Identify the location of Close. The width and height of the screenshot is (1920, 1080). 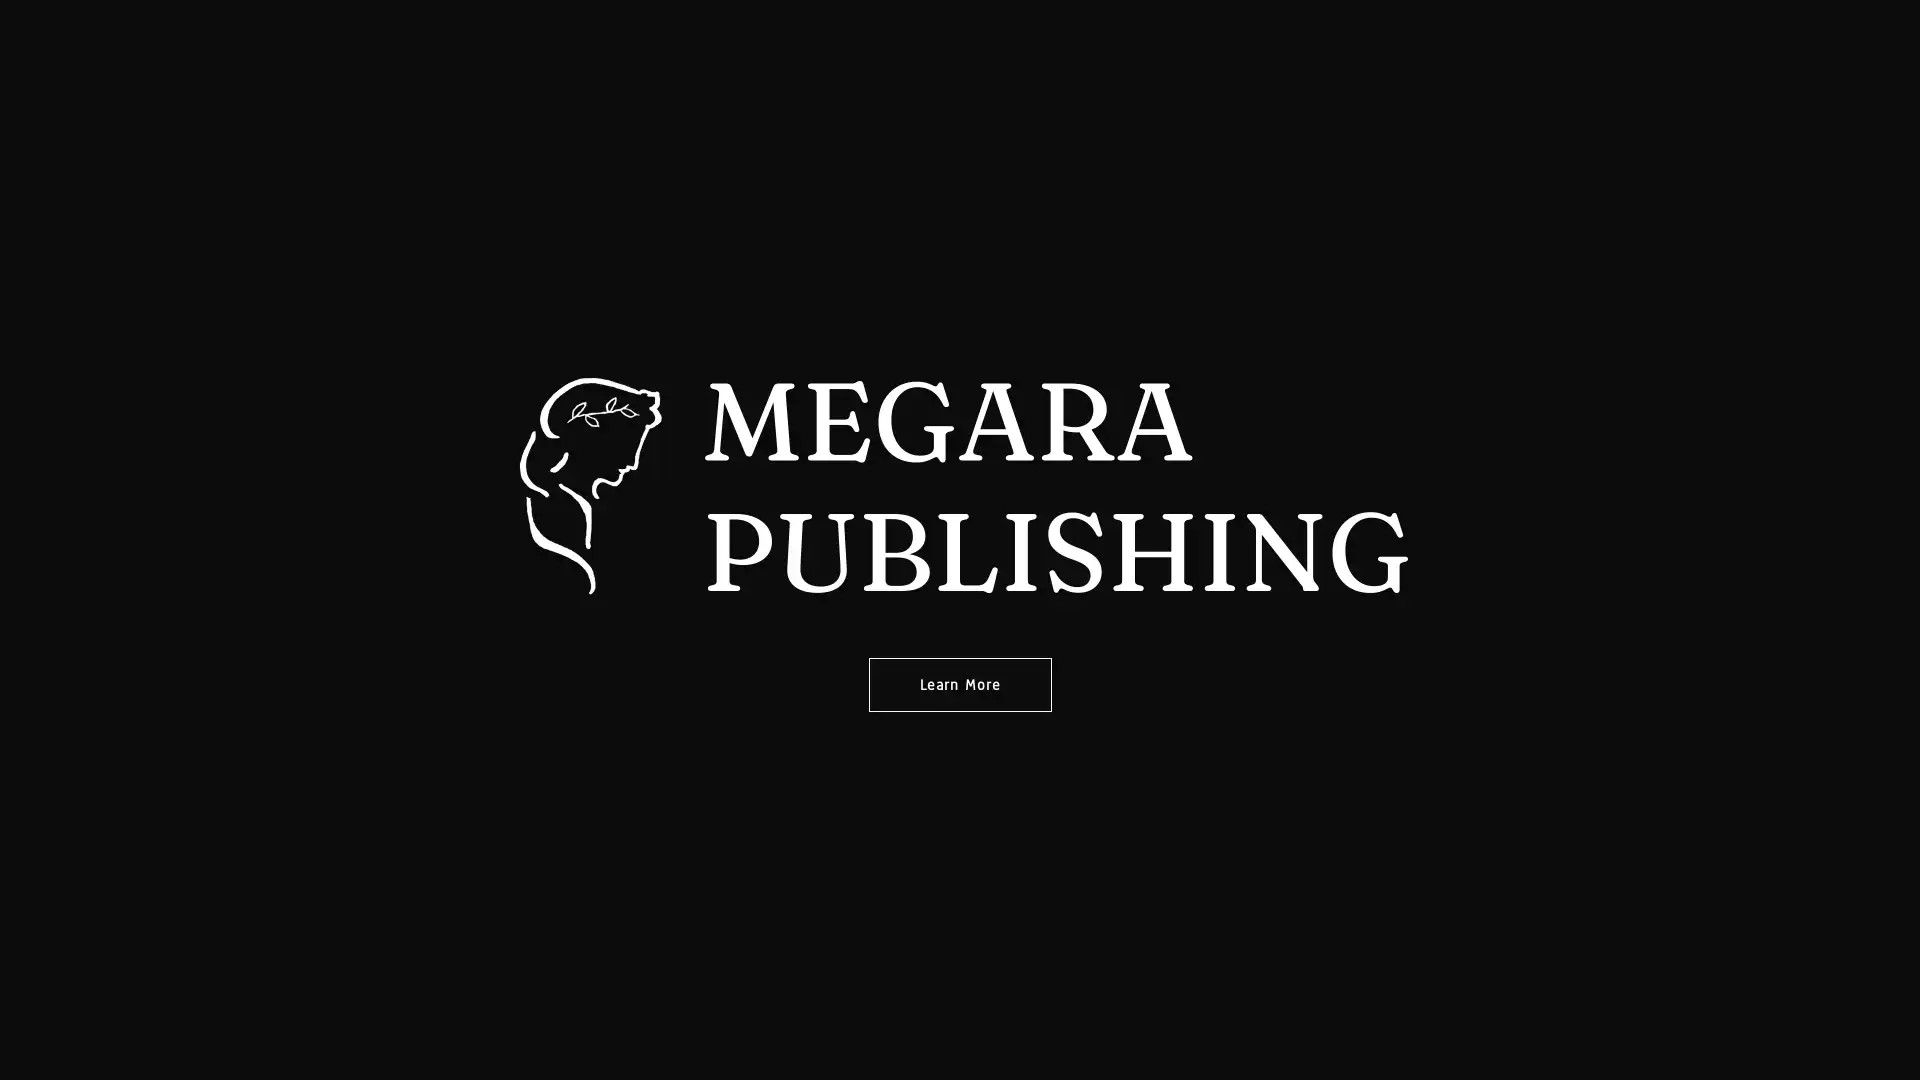
(1186, 56).